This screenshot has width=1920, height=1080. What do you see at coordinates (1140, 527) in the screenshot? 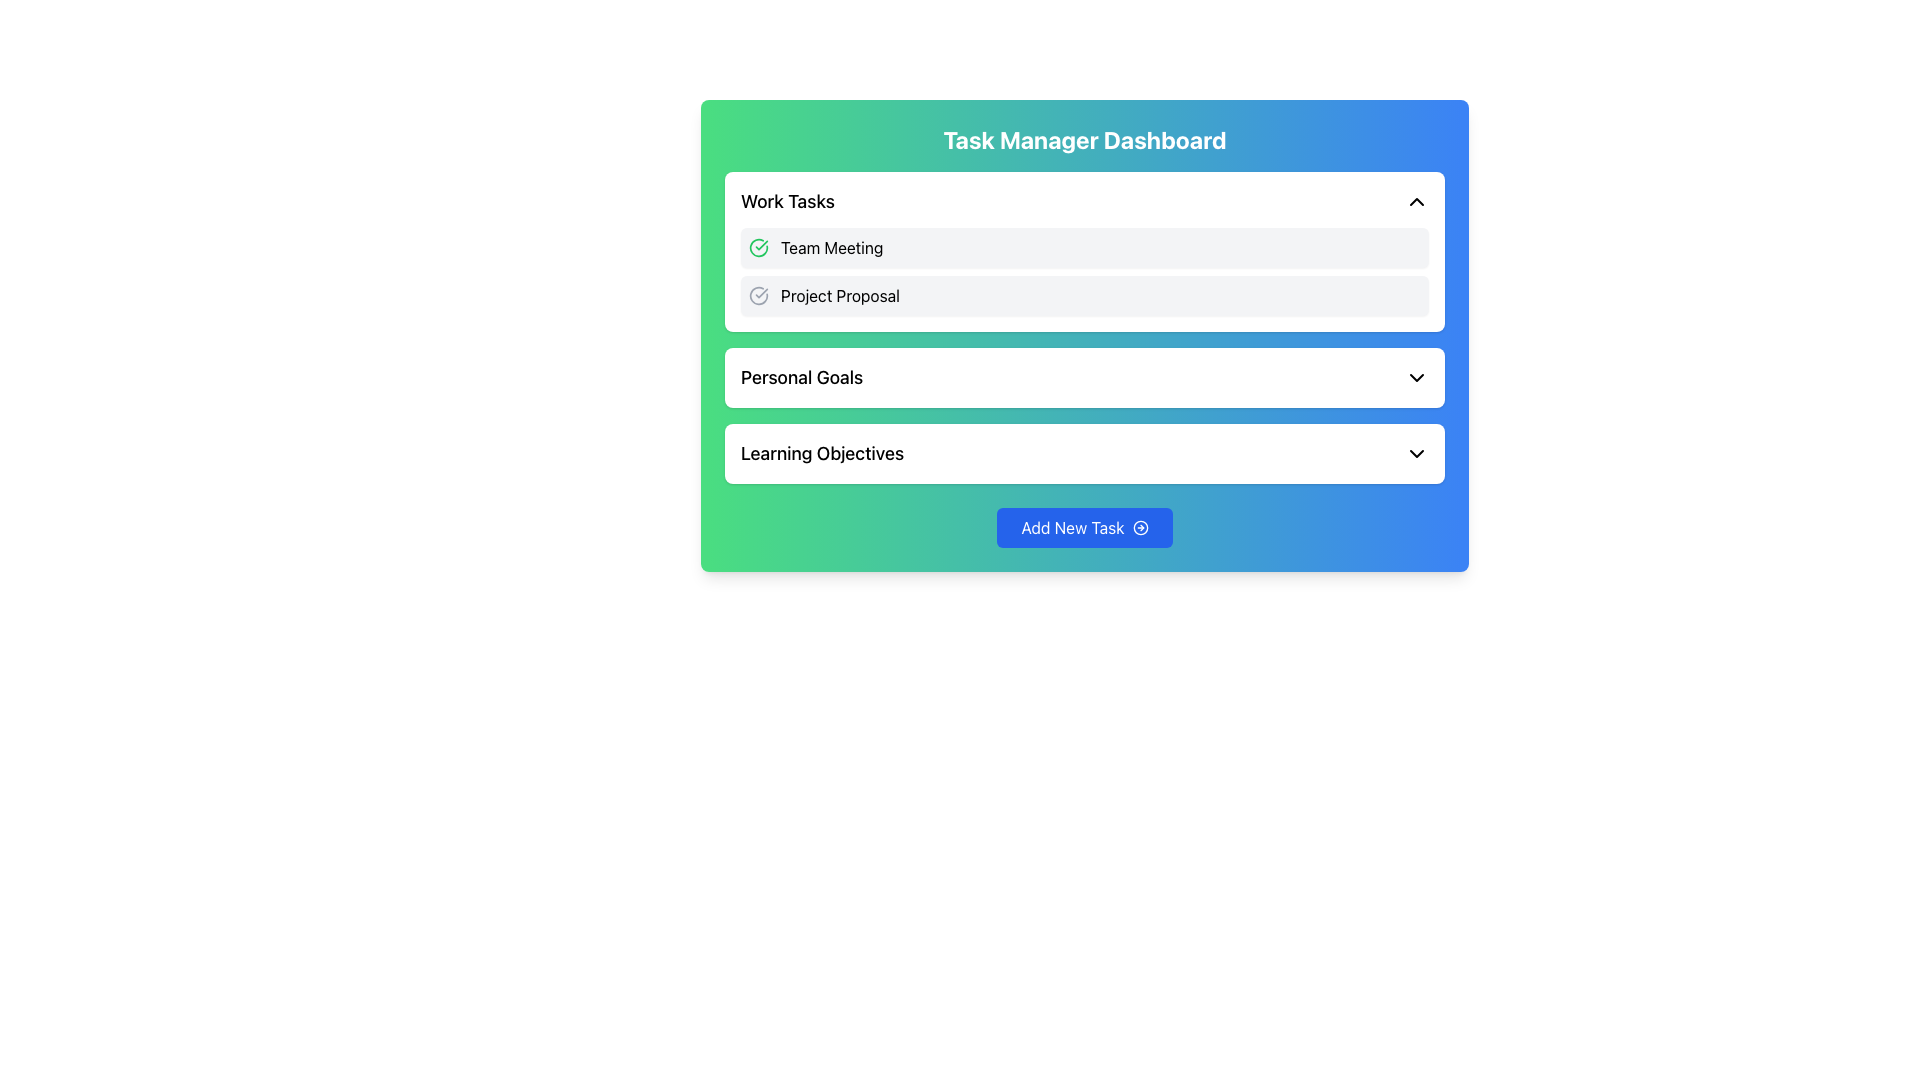
I see `the icon located within the 'Add New Task' button to the right of the 'Add New Task' text` at bounding box center [1140, 527].